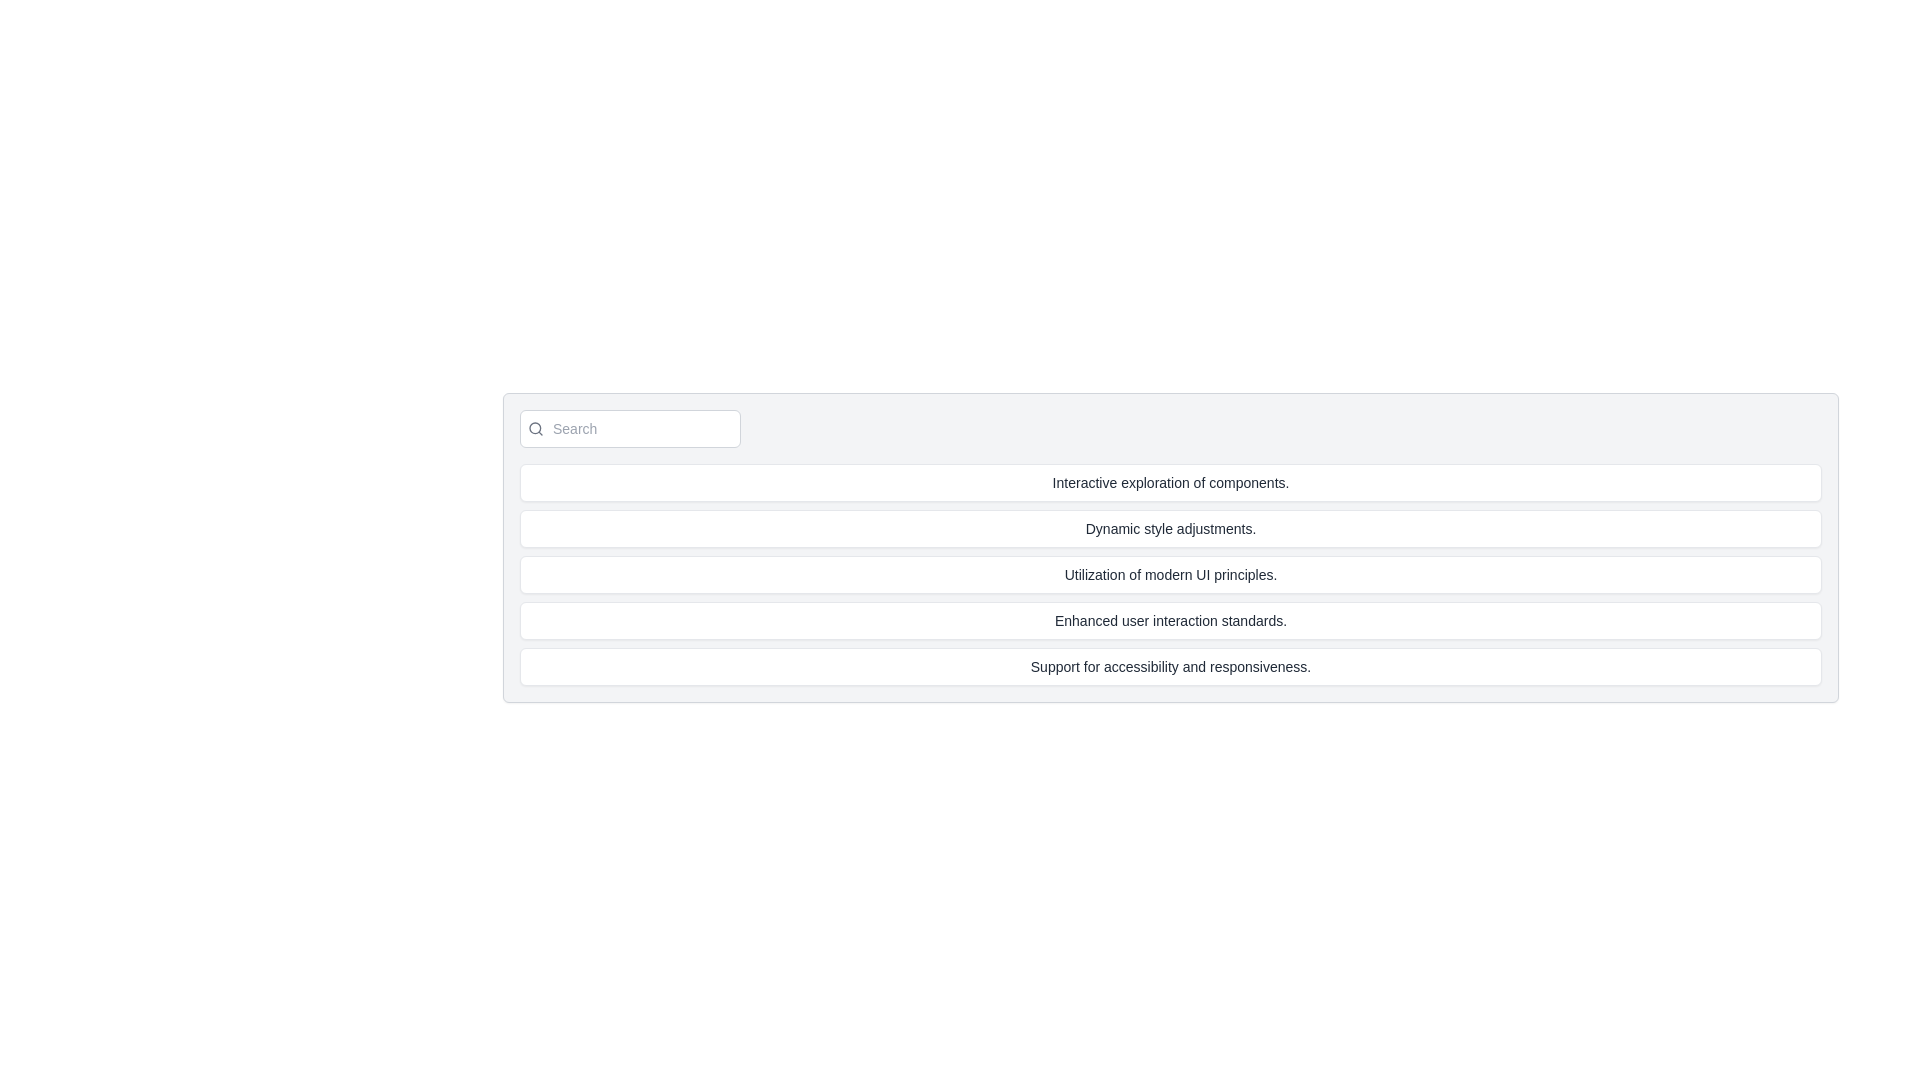 This screenshot has height=1080, width=1920. What do you see at coordinates (1274, 574) in the screenshot?
I see `the gray dot punctuation mark (.) located at the end of the text 'Utilization of modern UI principles.'` at bounding box center [1274, 574].